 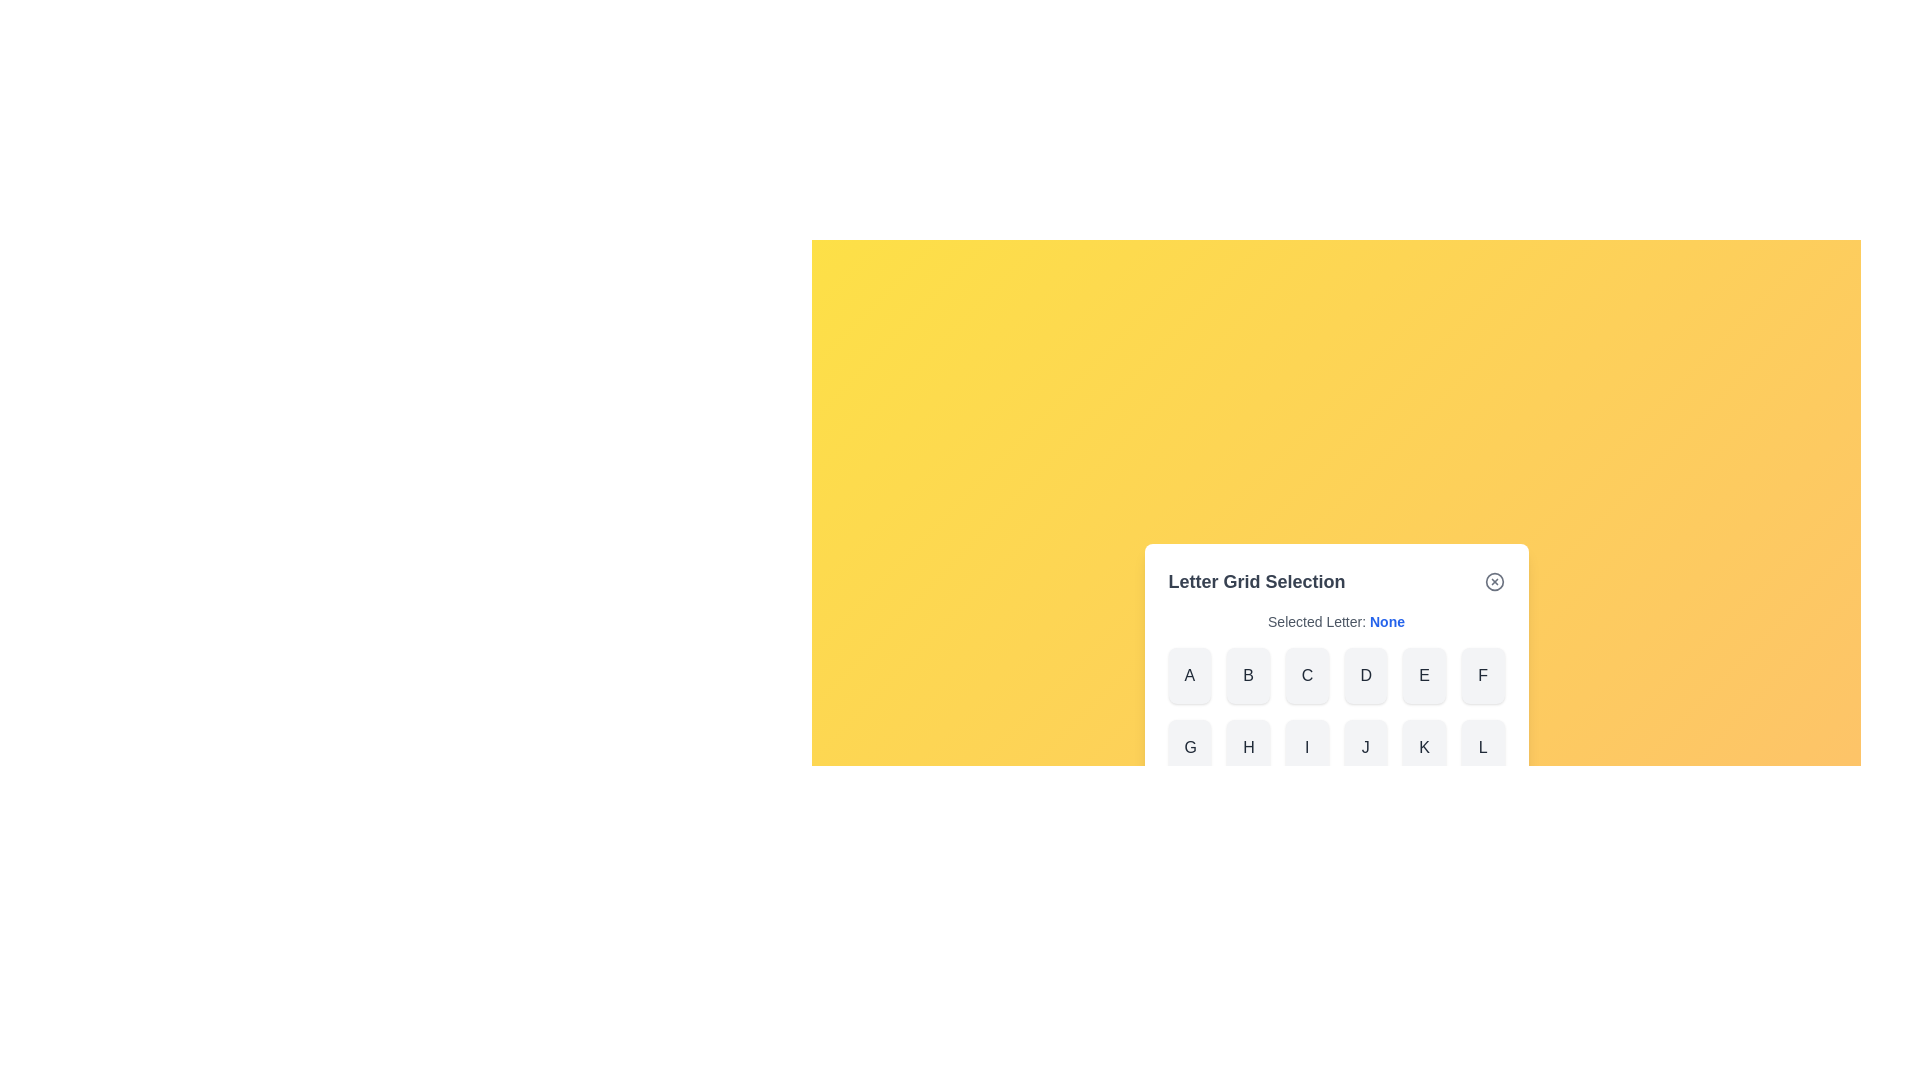 What do you see at coordinates (1494, 582) in the screenshot?
I see `the close button to close the dialog` at bounding box center [1494, 582].